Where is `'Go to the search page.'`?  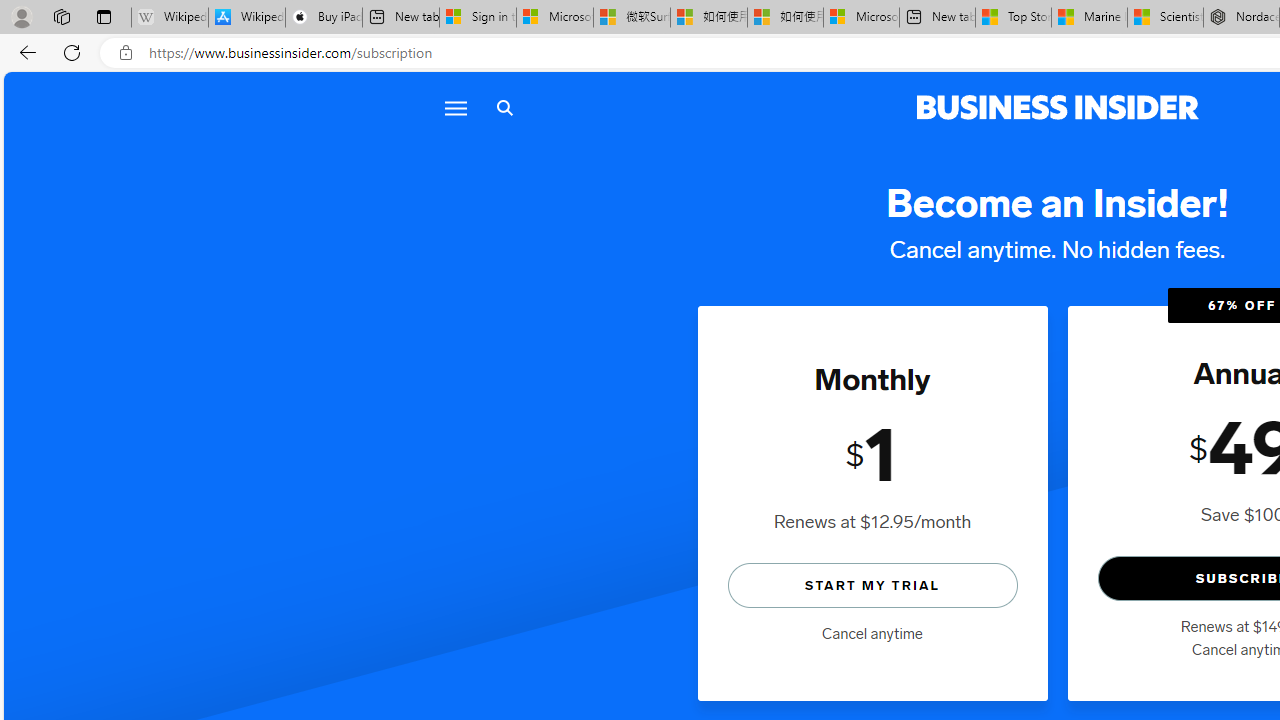
'Go to the search page.' is located at coordinates (504, 108).